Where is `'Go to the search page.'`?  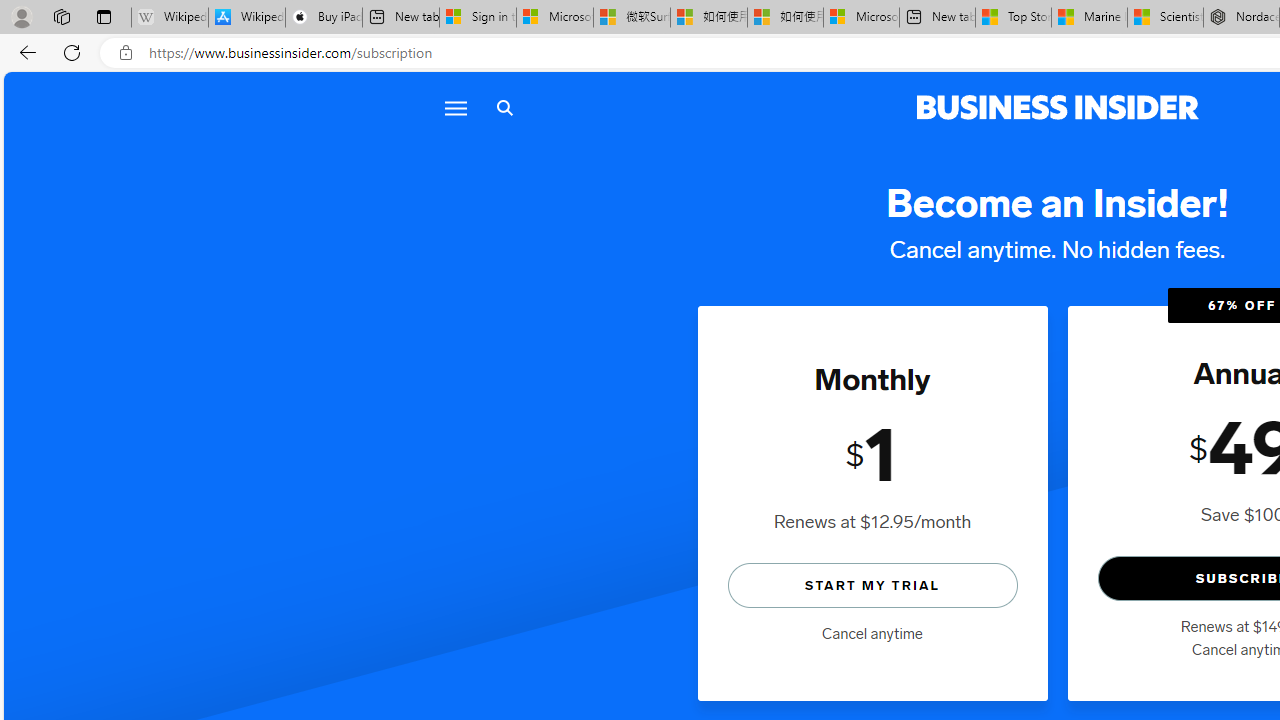
'Go to the search page.' is located at coordinates (504, 108).